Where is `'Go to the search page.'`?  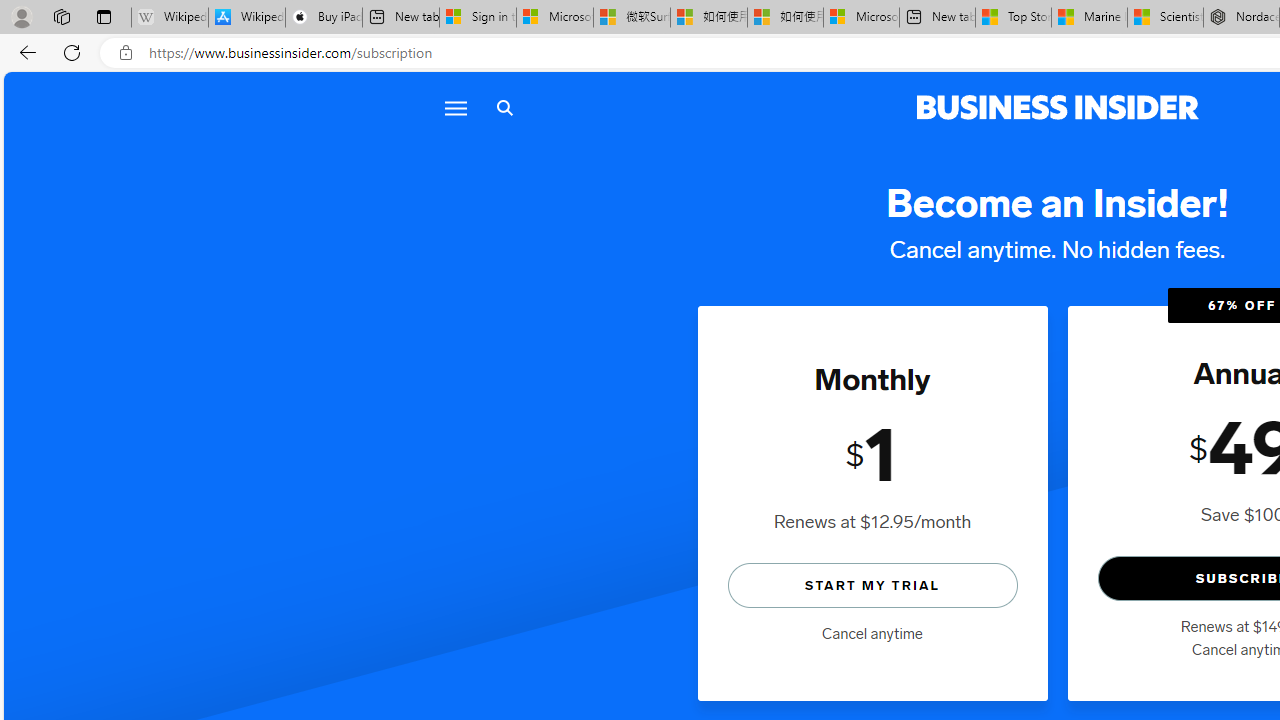
'Go to the search page.' is located at coordinates (504, 108).